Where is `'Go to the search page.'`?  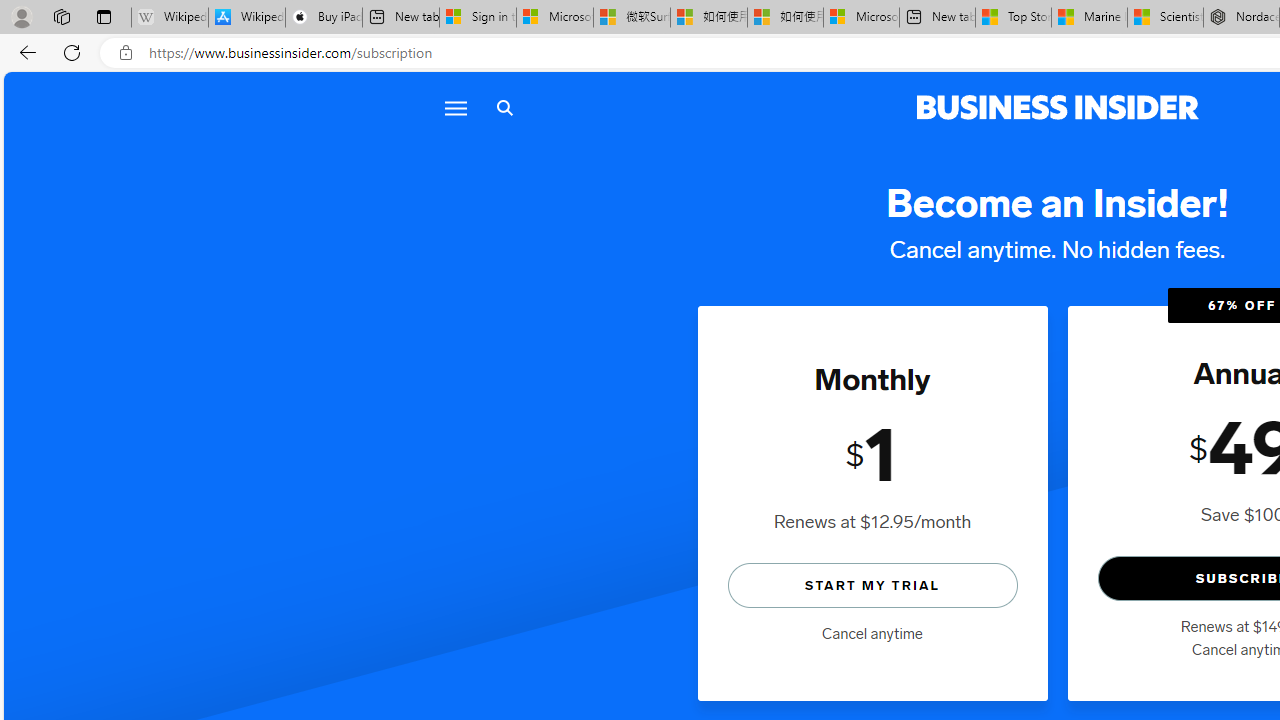
'Go to the search page.' is located at coordinates (504, 108).